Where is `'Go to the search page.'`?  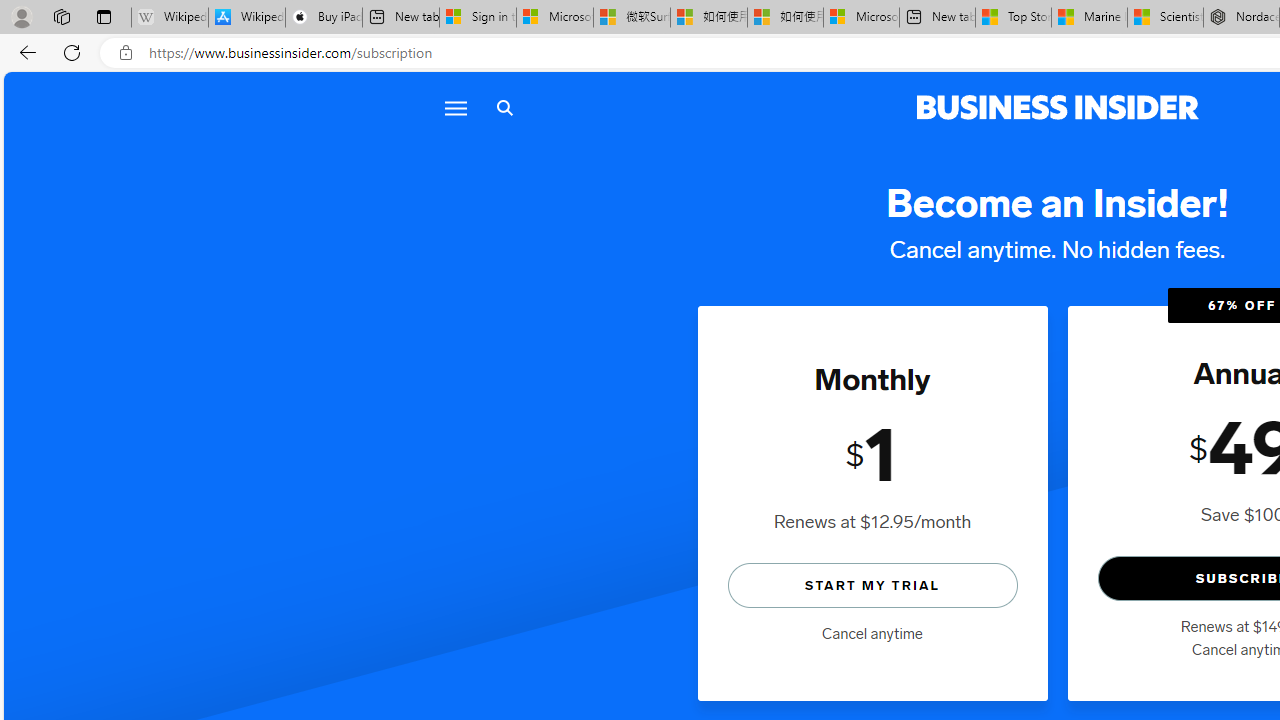
'Go to the search page.' is located at coordinates (504, 108).